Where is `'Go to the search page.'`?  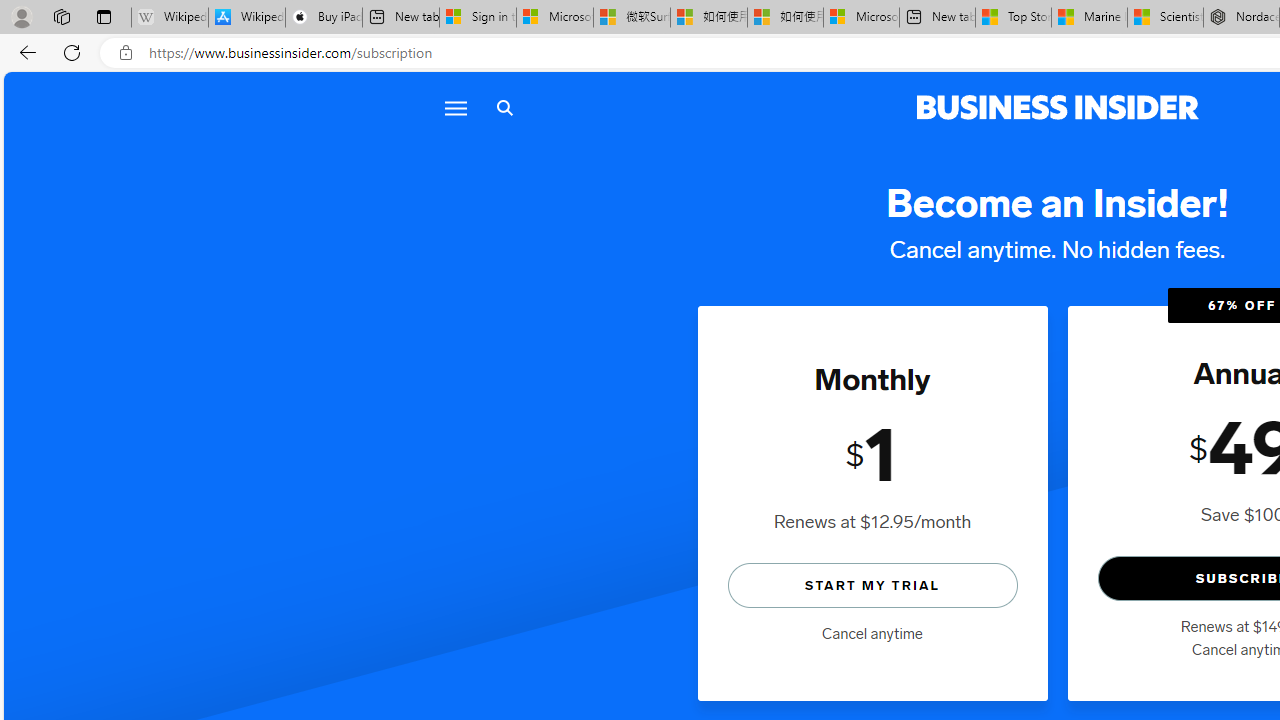
'Go to the search page.' is located at coordinates (504, 108).